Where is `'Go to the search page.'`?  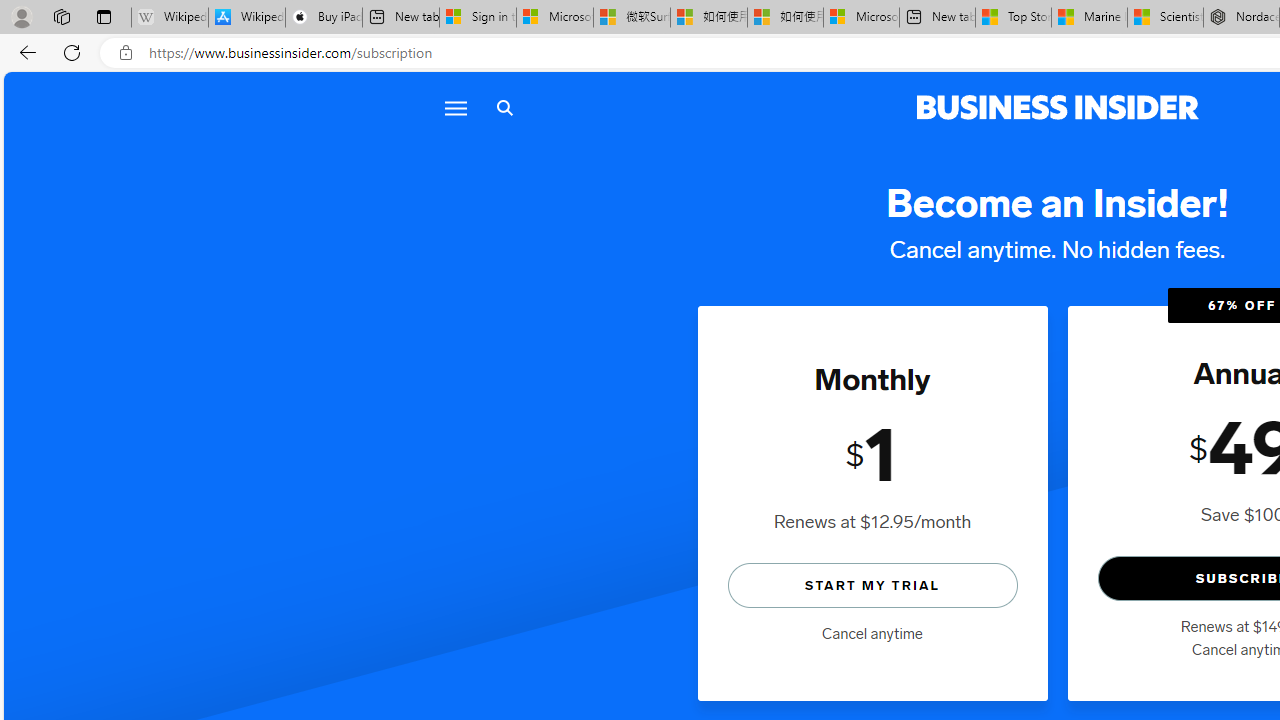
'Go to the search page.' is located at coordinates (504, 108).